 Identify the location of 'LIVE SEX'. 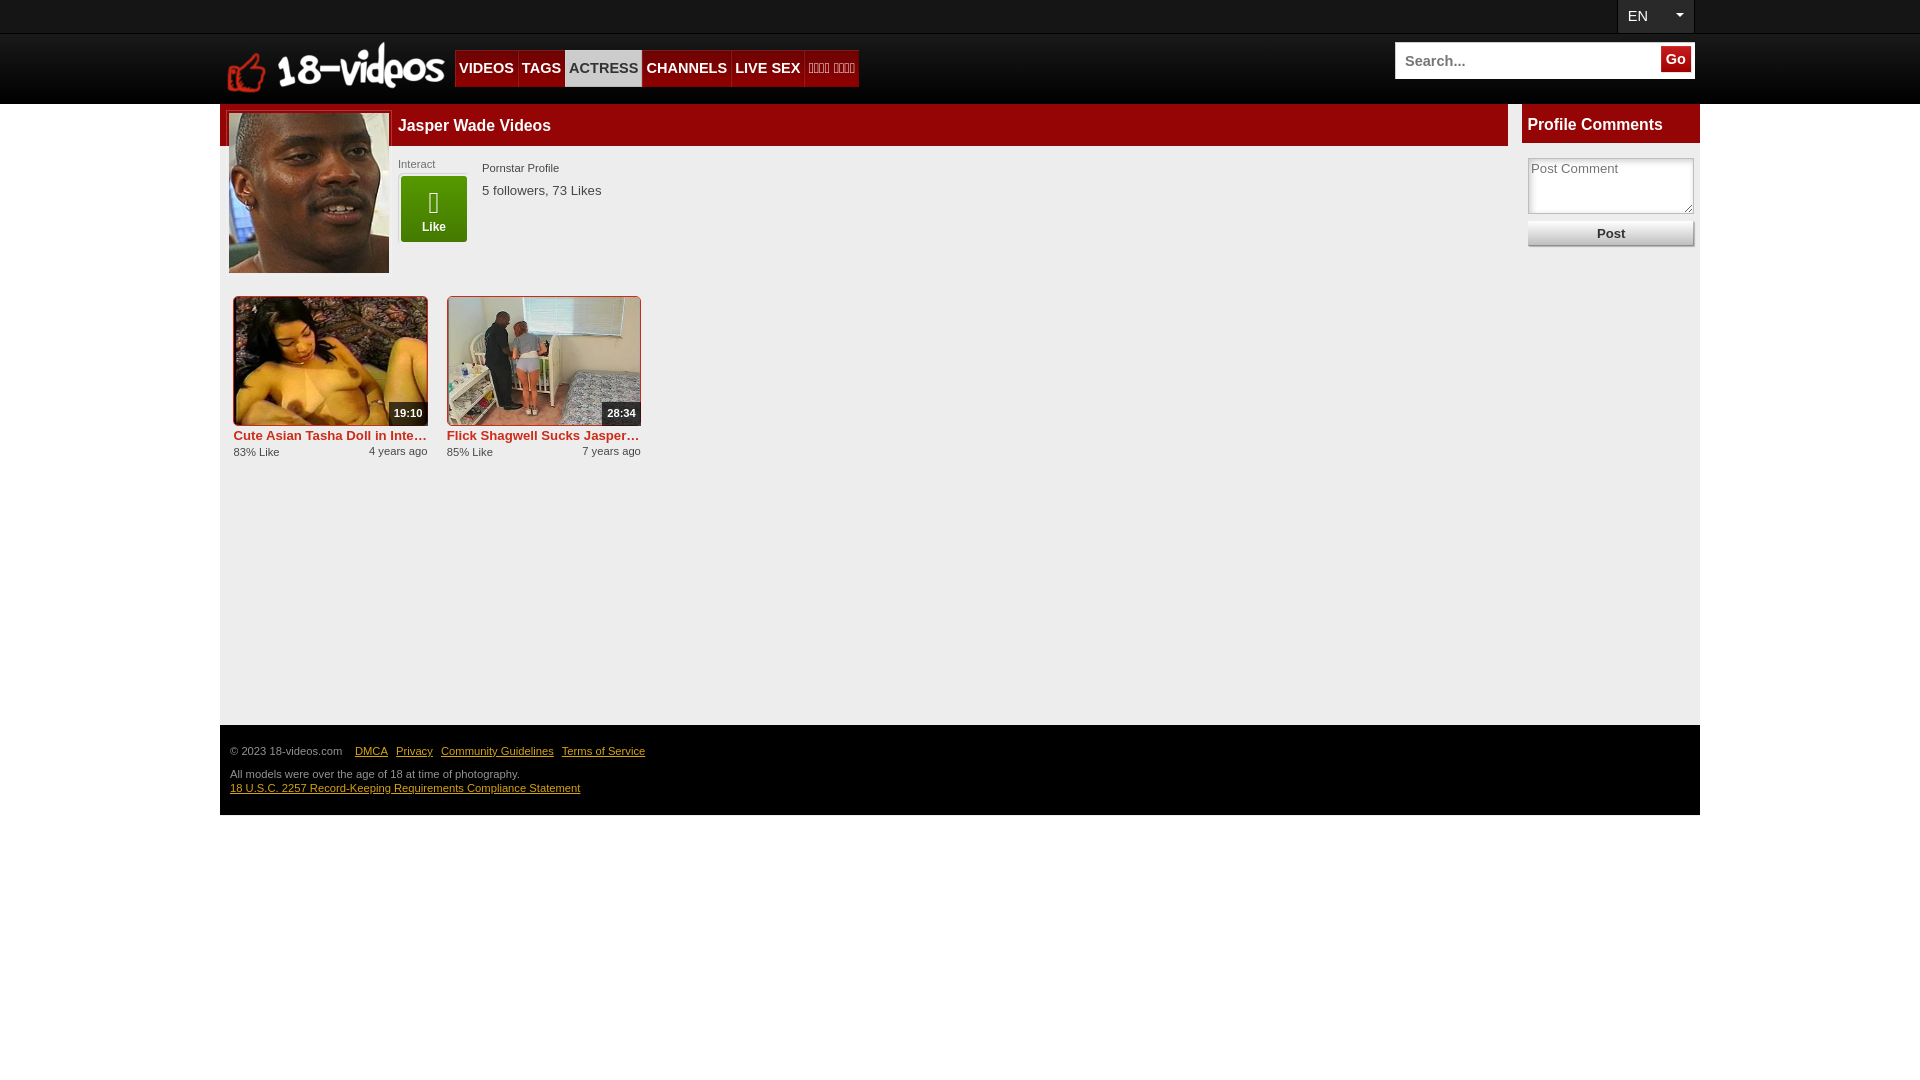
(766, 67).